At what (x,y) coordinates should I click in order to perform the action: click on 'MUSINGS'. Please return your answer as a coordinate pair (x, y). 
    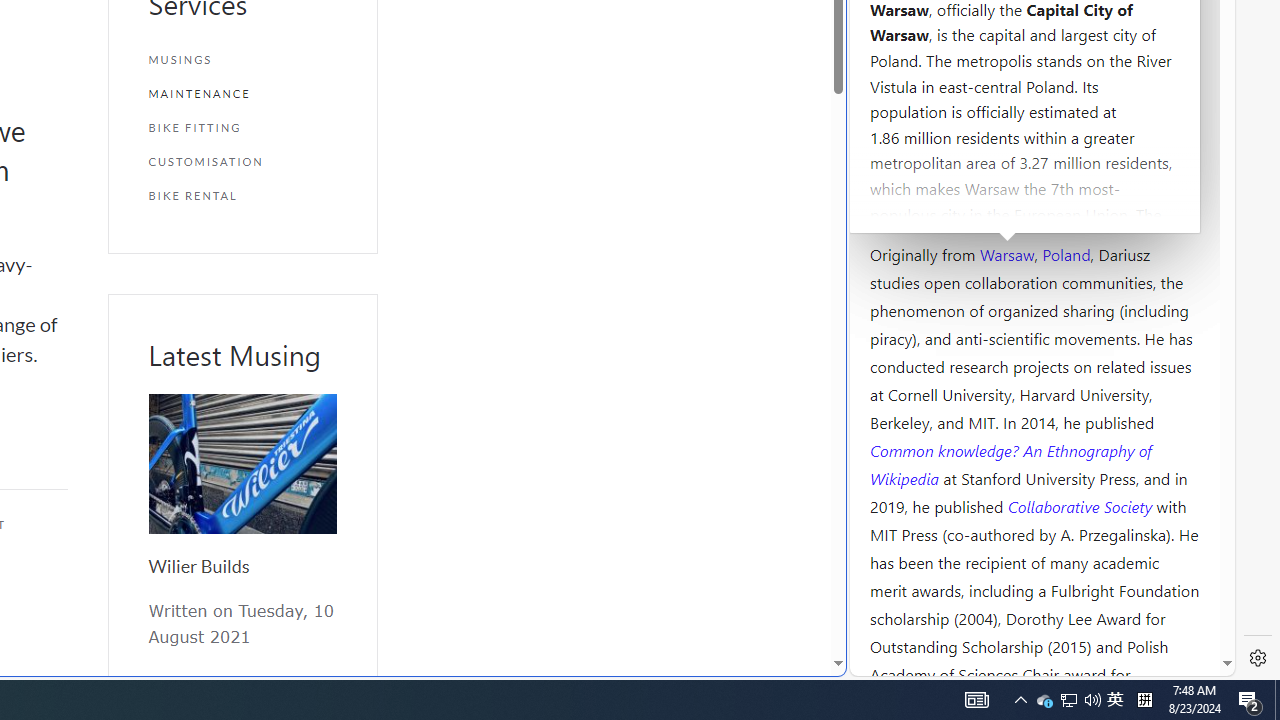
    Looking at the image, I should click on (241, 59).